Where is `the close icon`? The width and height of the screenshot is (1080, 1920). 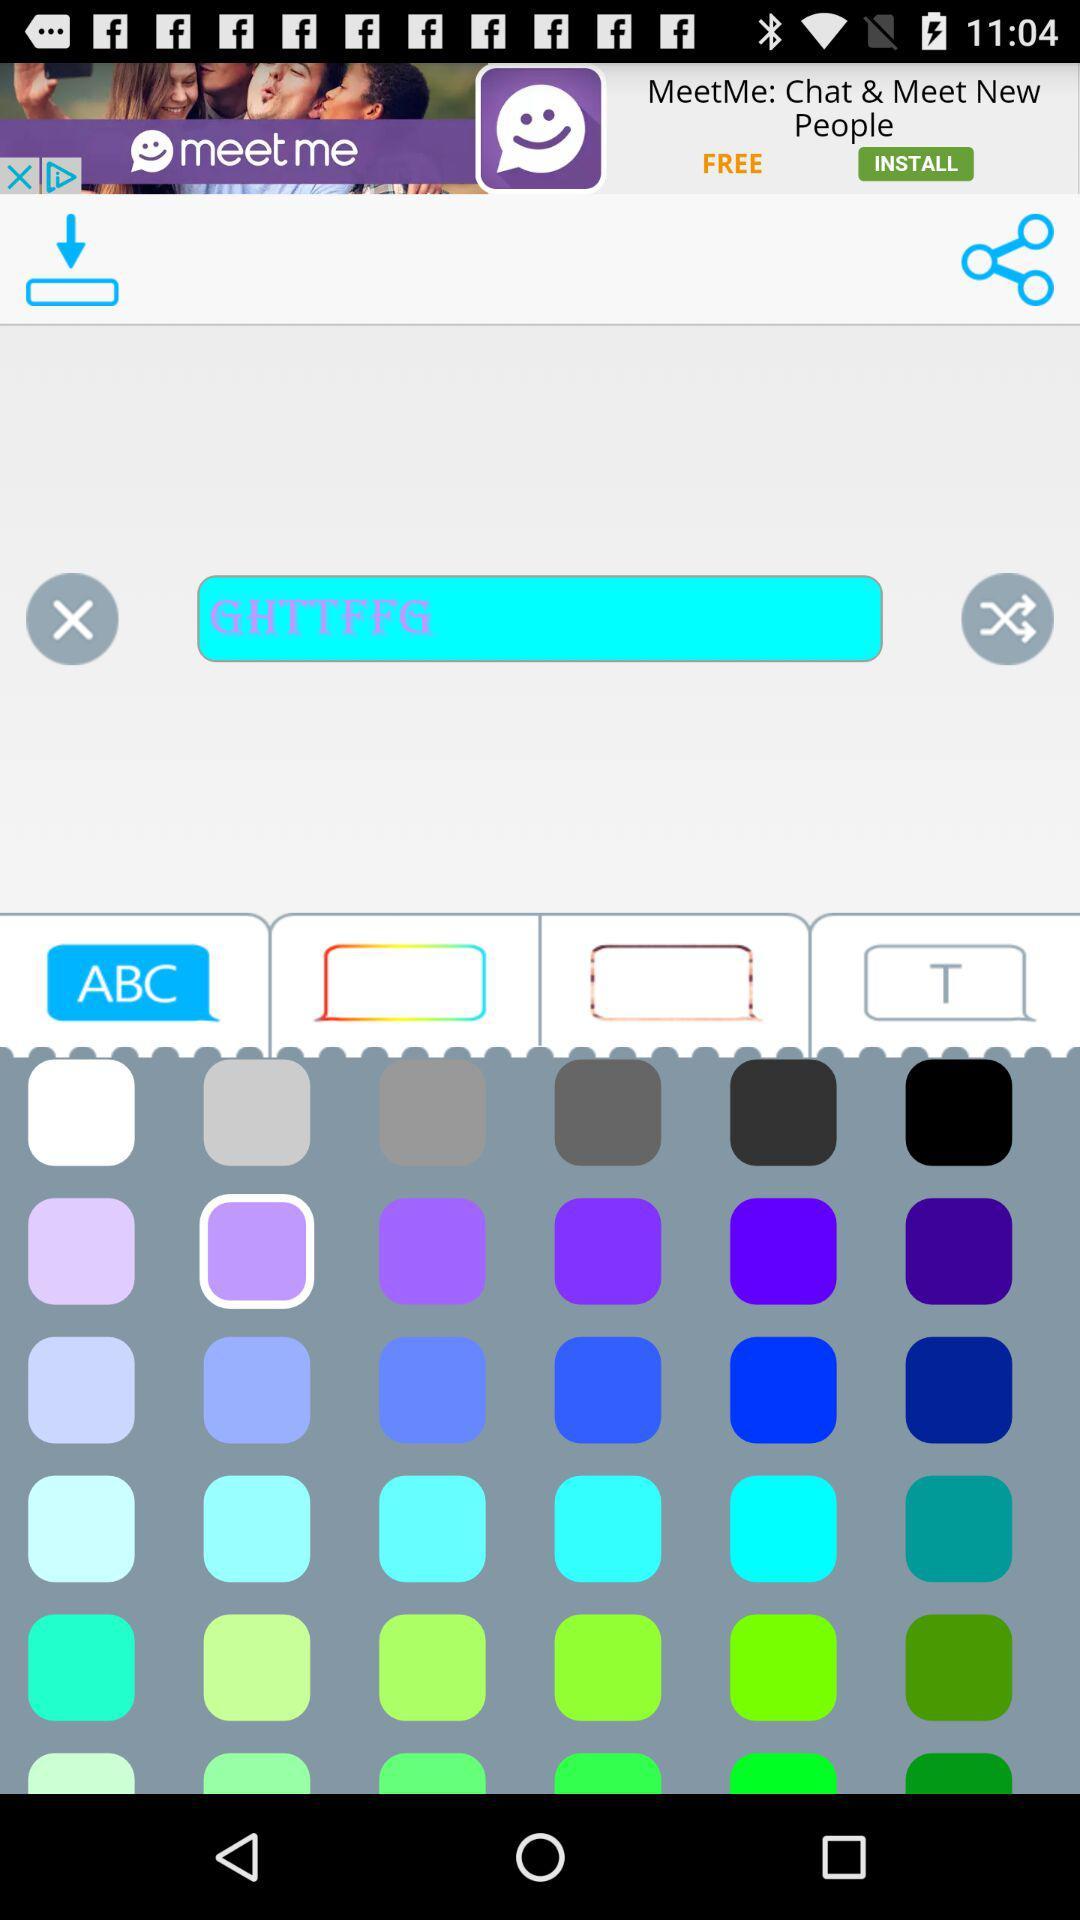
the close icon is located at coordinates (71, 662).